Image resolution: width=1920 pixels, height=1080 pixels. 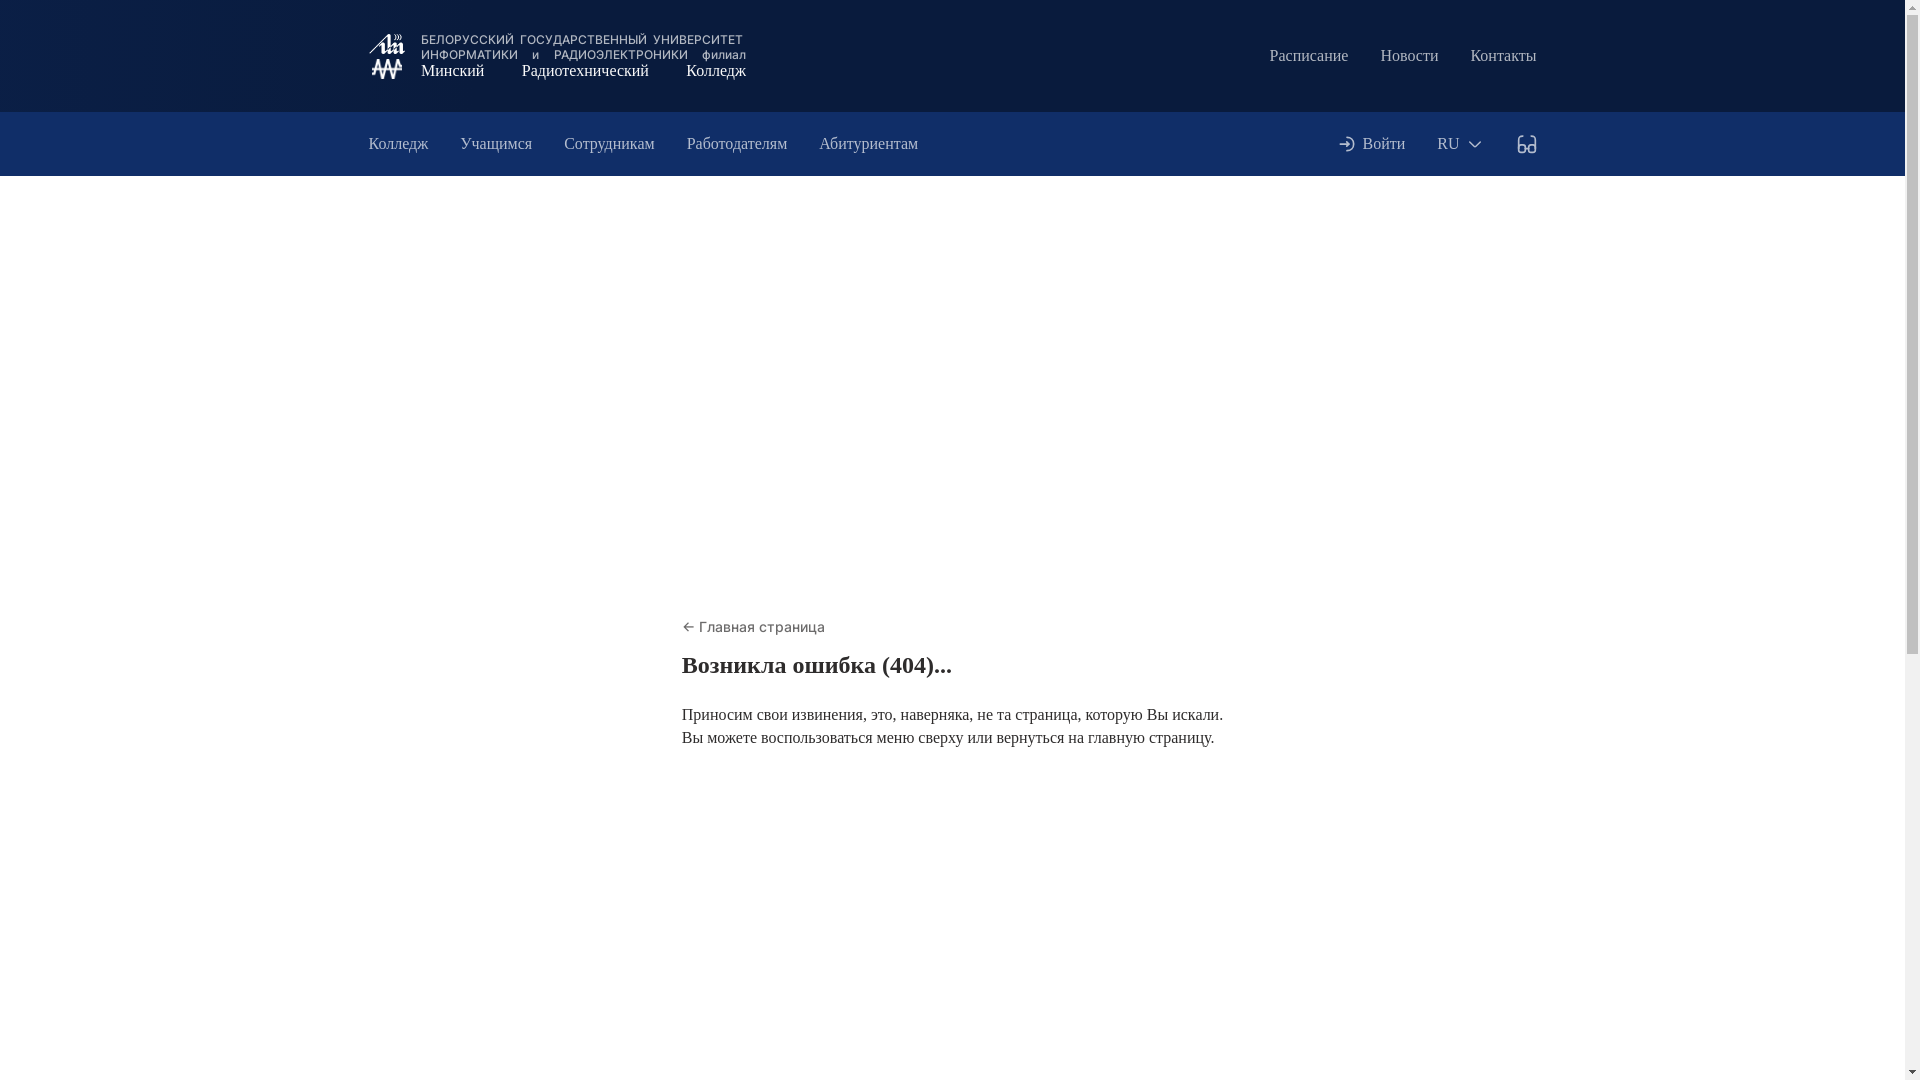 I want to click on 'RU', so click(x=1460, y=142).